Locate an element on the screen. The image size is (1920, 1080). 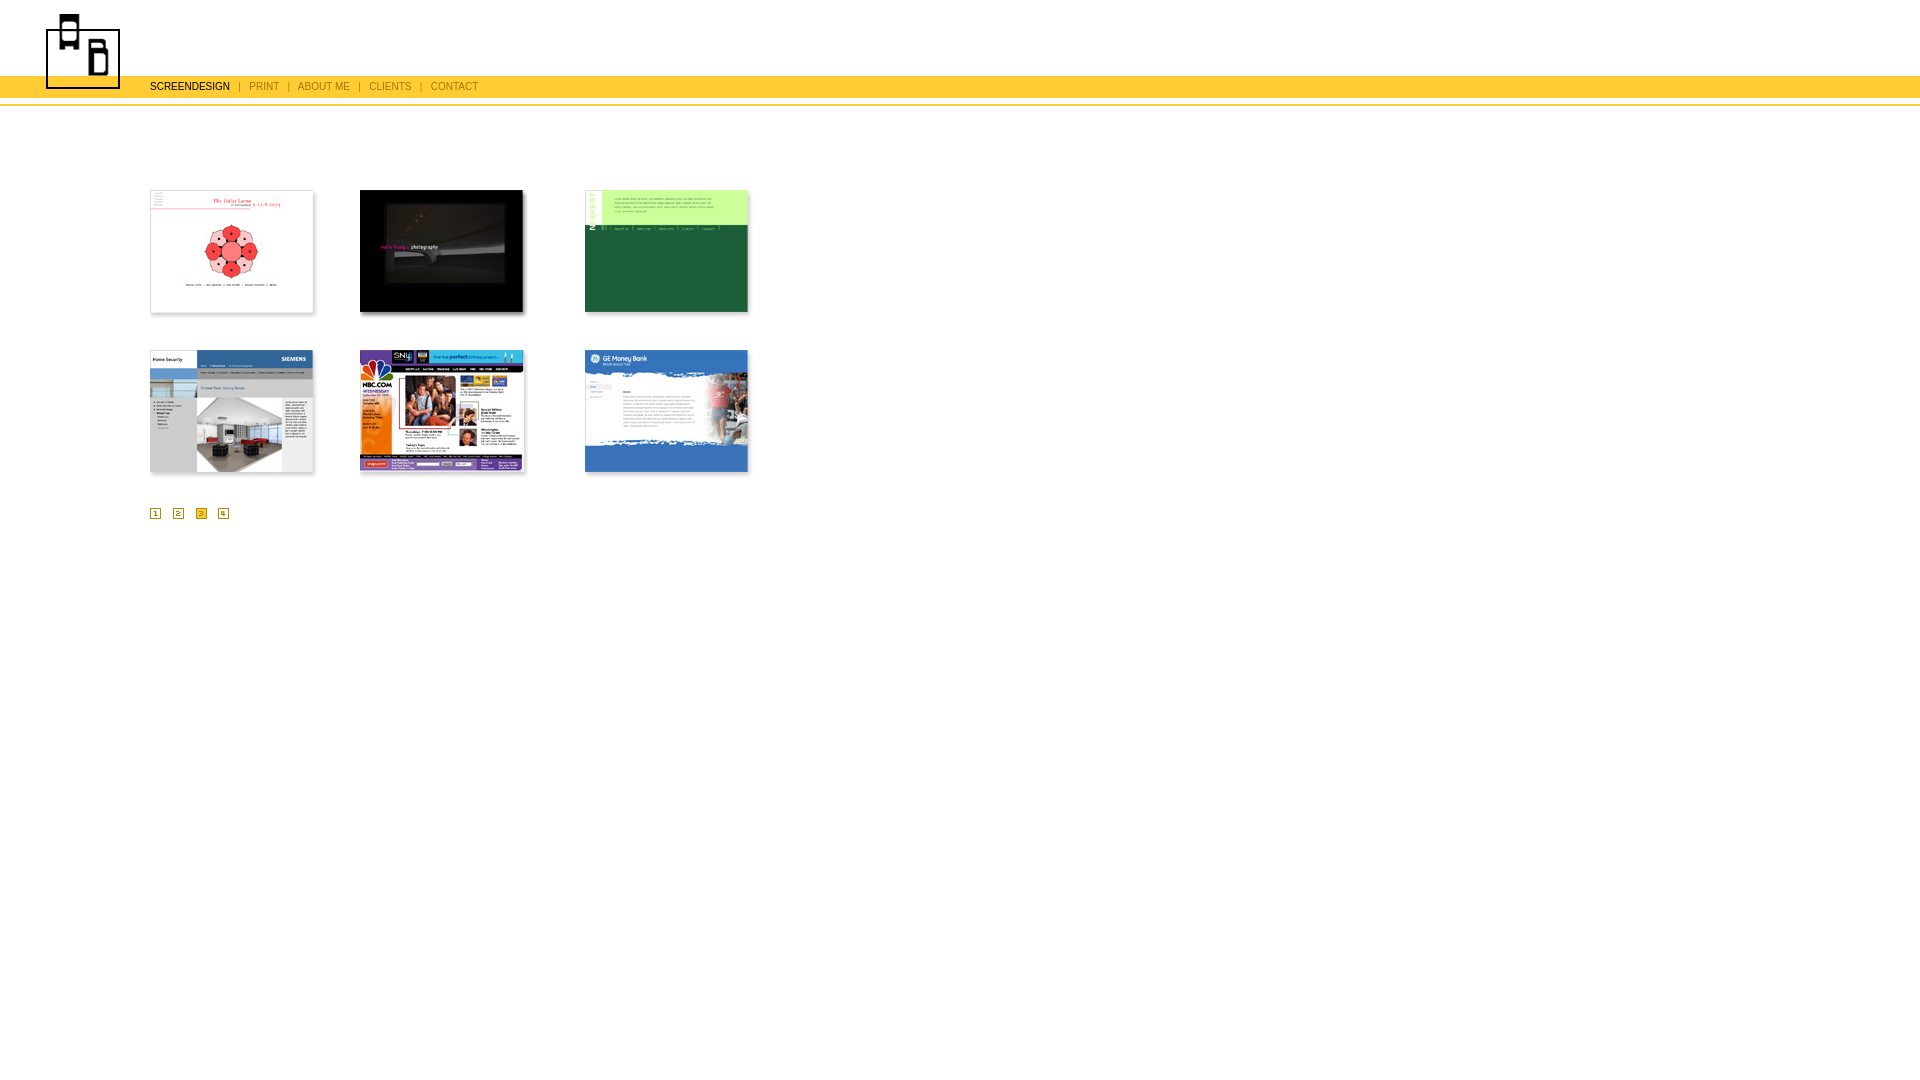
'PRINT' is located at coordinates (263, 85).